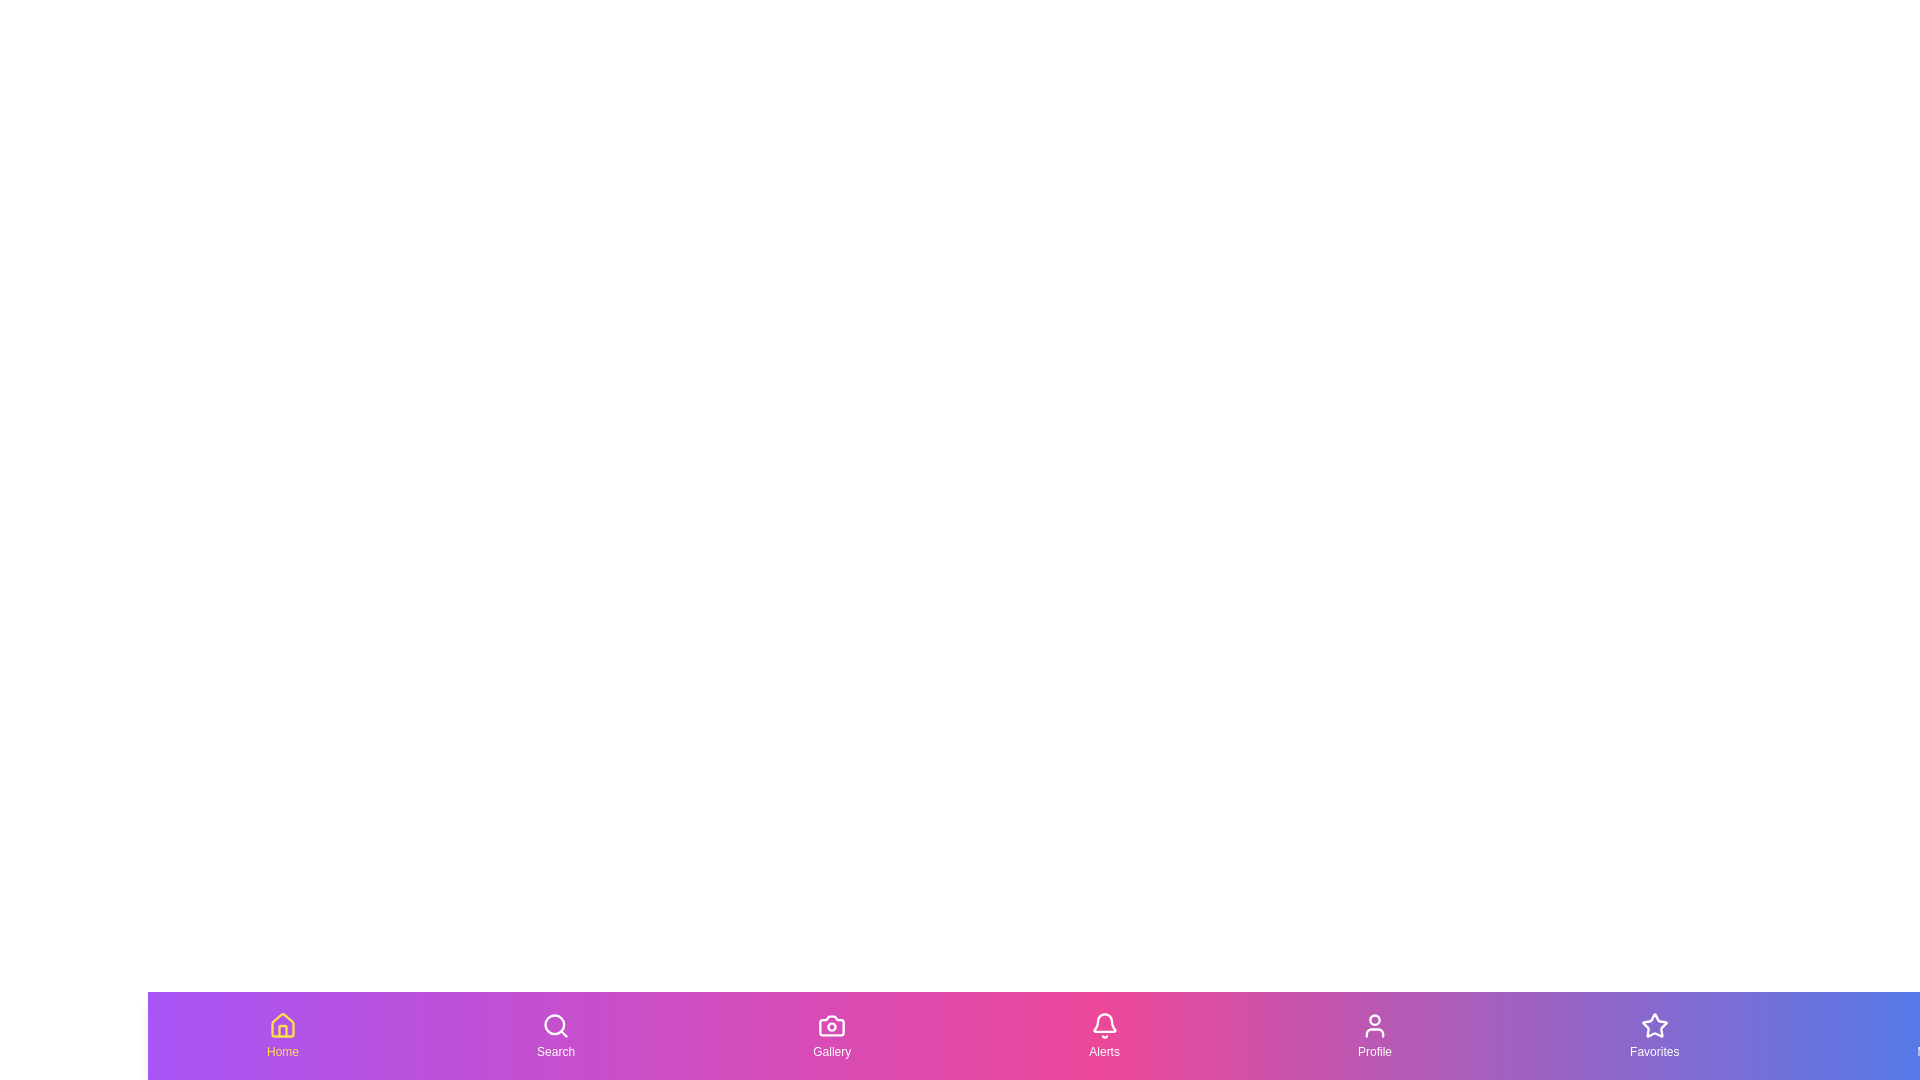 This screenshot has height=1080, width=1920. What do you see at coordinates (831, 1035) in the screenshot?
I see `the Gallery tab by clicking on its button` at bounding box center [831, 1035].